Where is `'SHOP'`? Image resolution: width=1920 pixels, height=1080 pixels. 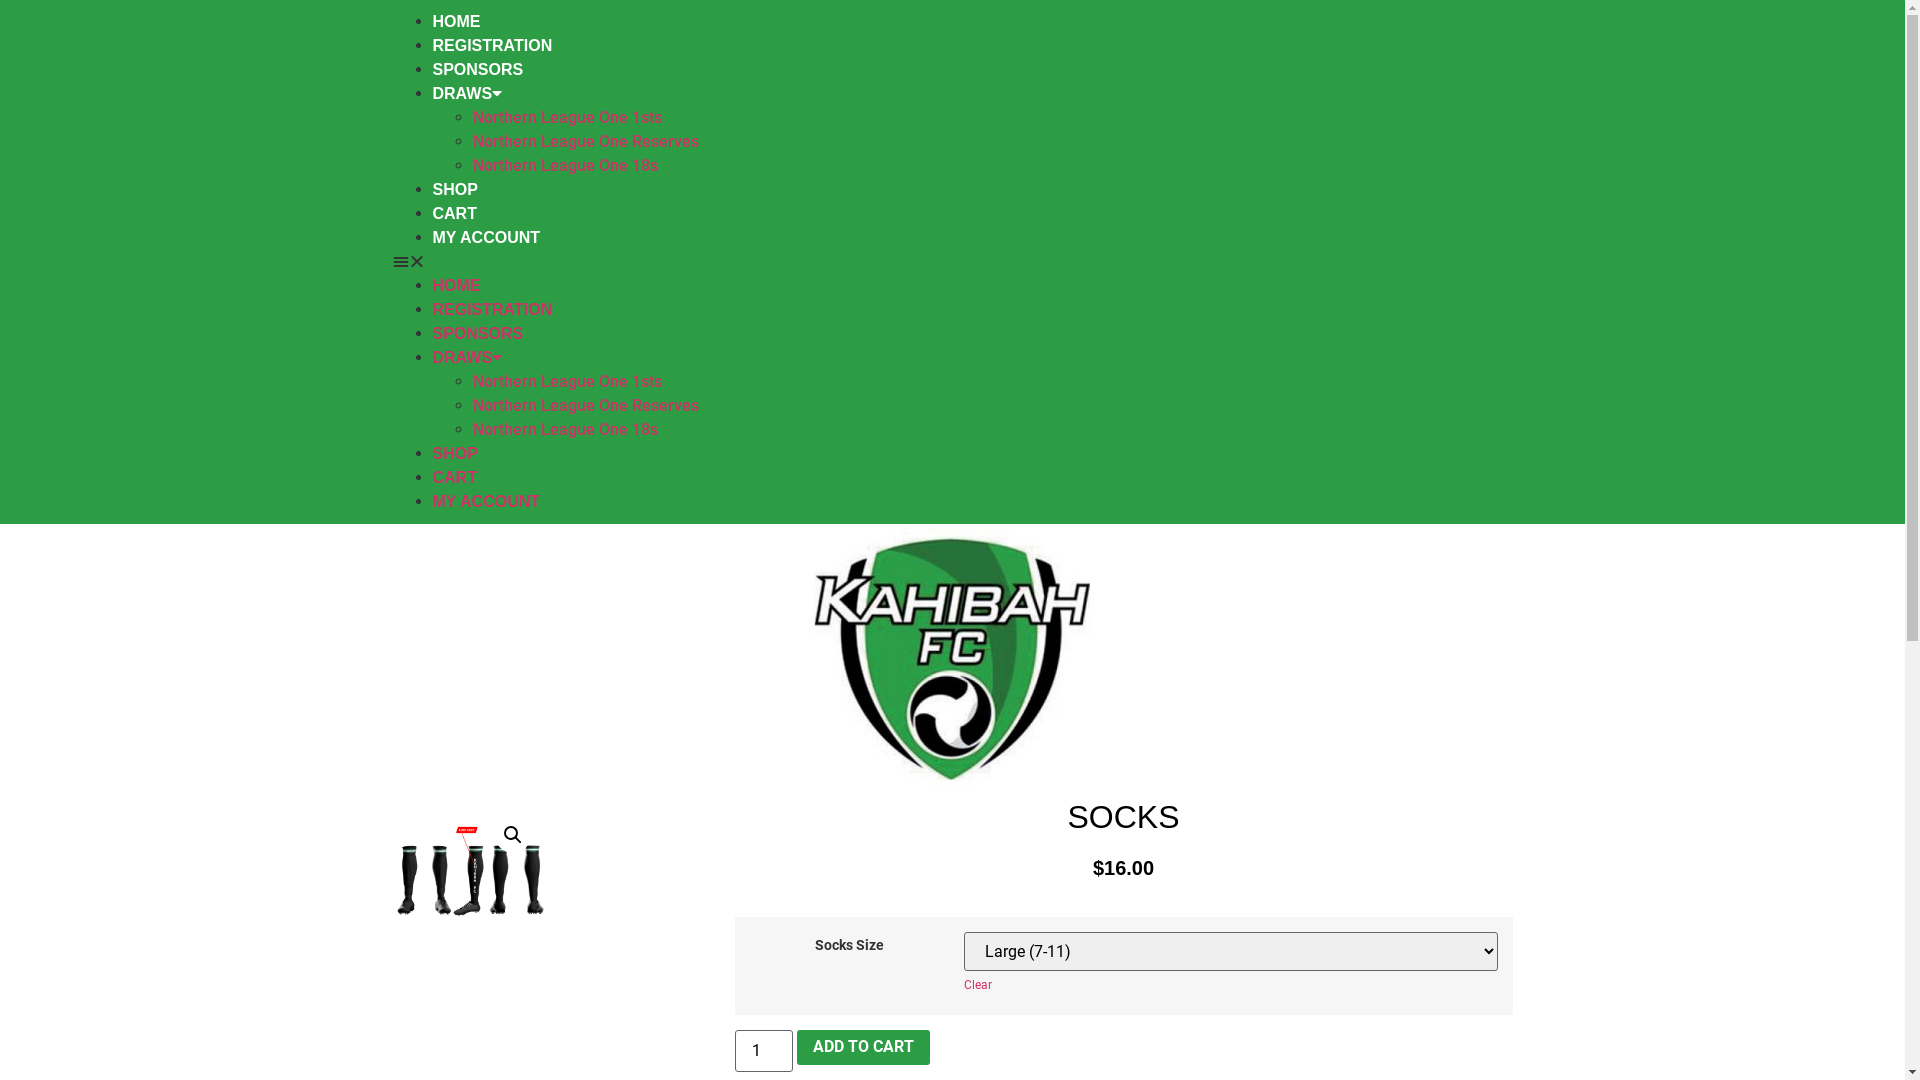
'SHOP' is located at coordinates (453, 453).